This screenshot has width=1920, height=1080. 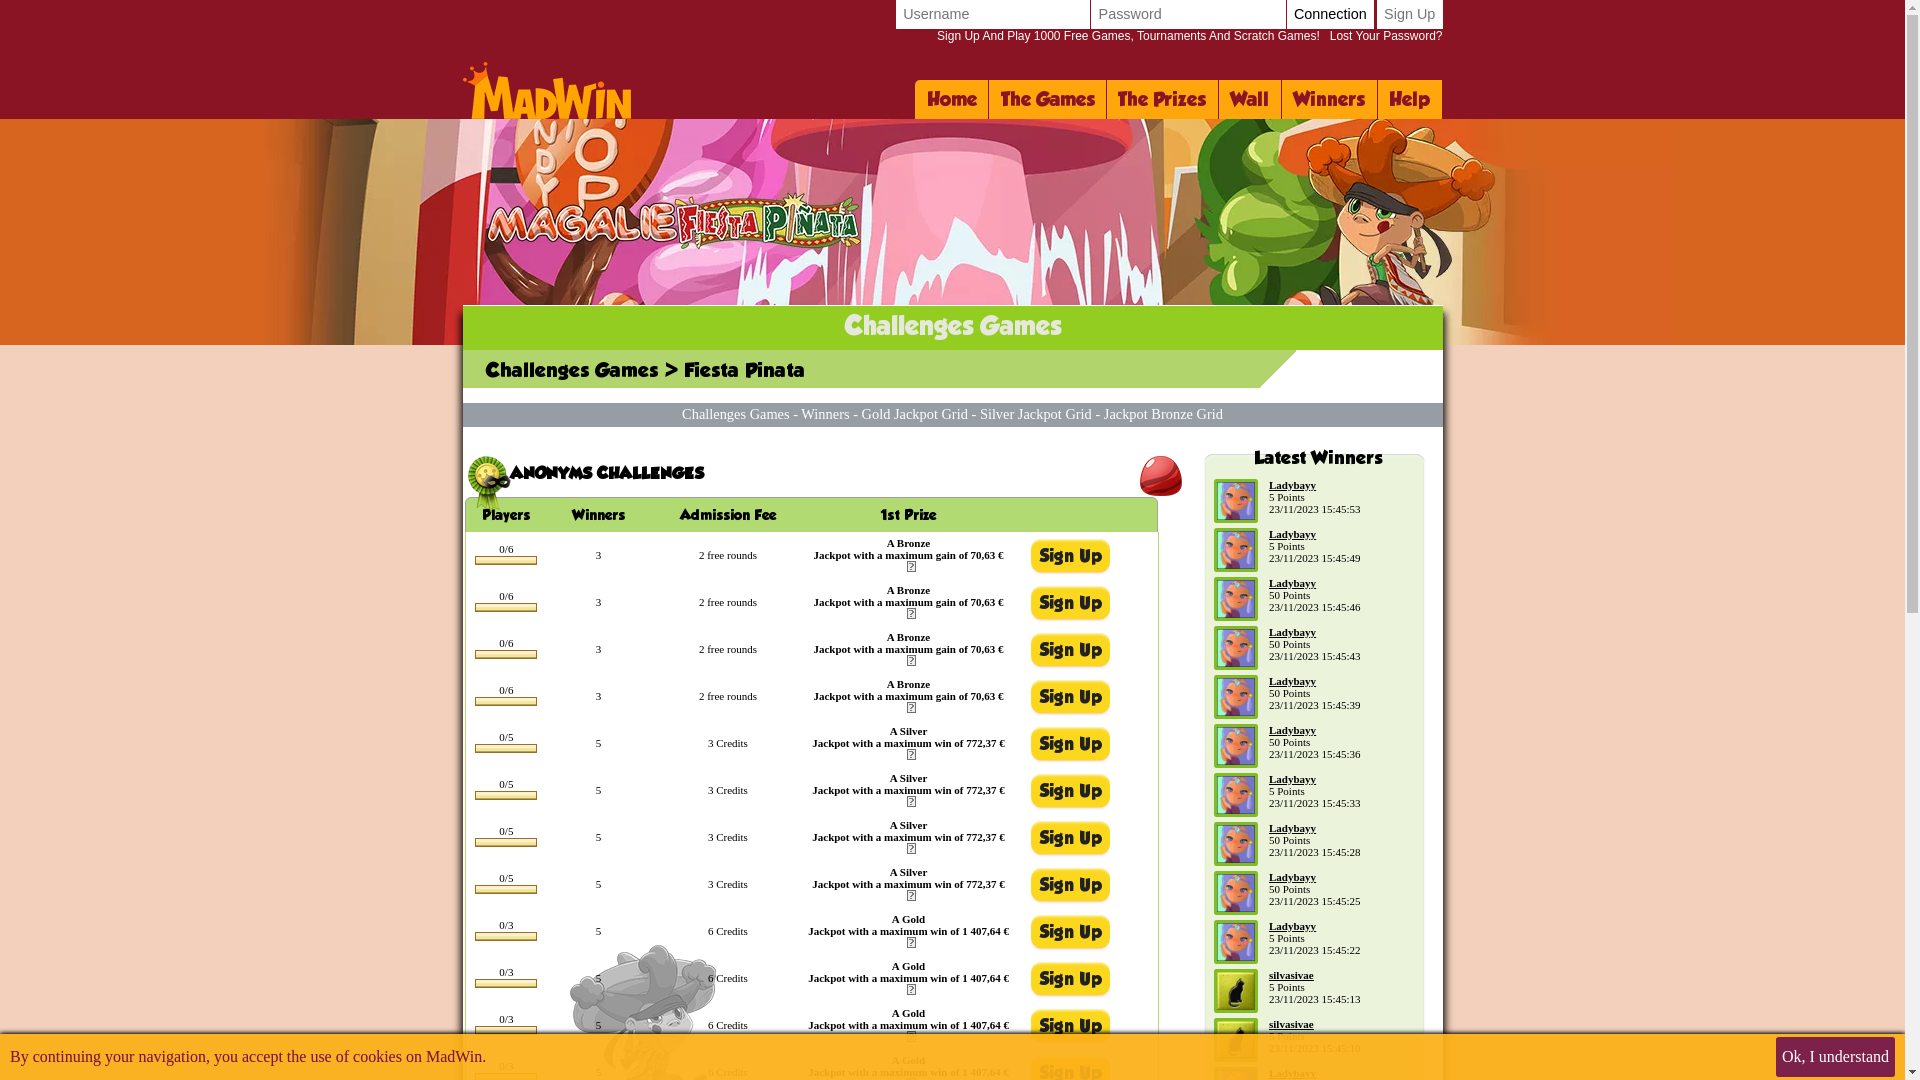 I want to click on 'The Prizes', so click(x=1106, y=99).